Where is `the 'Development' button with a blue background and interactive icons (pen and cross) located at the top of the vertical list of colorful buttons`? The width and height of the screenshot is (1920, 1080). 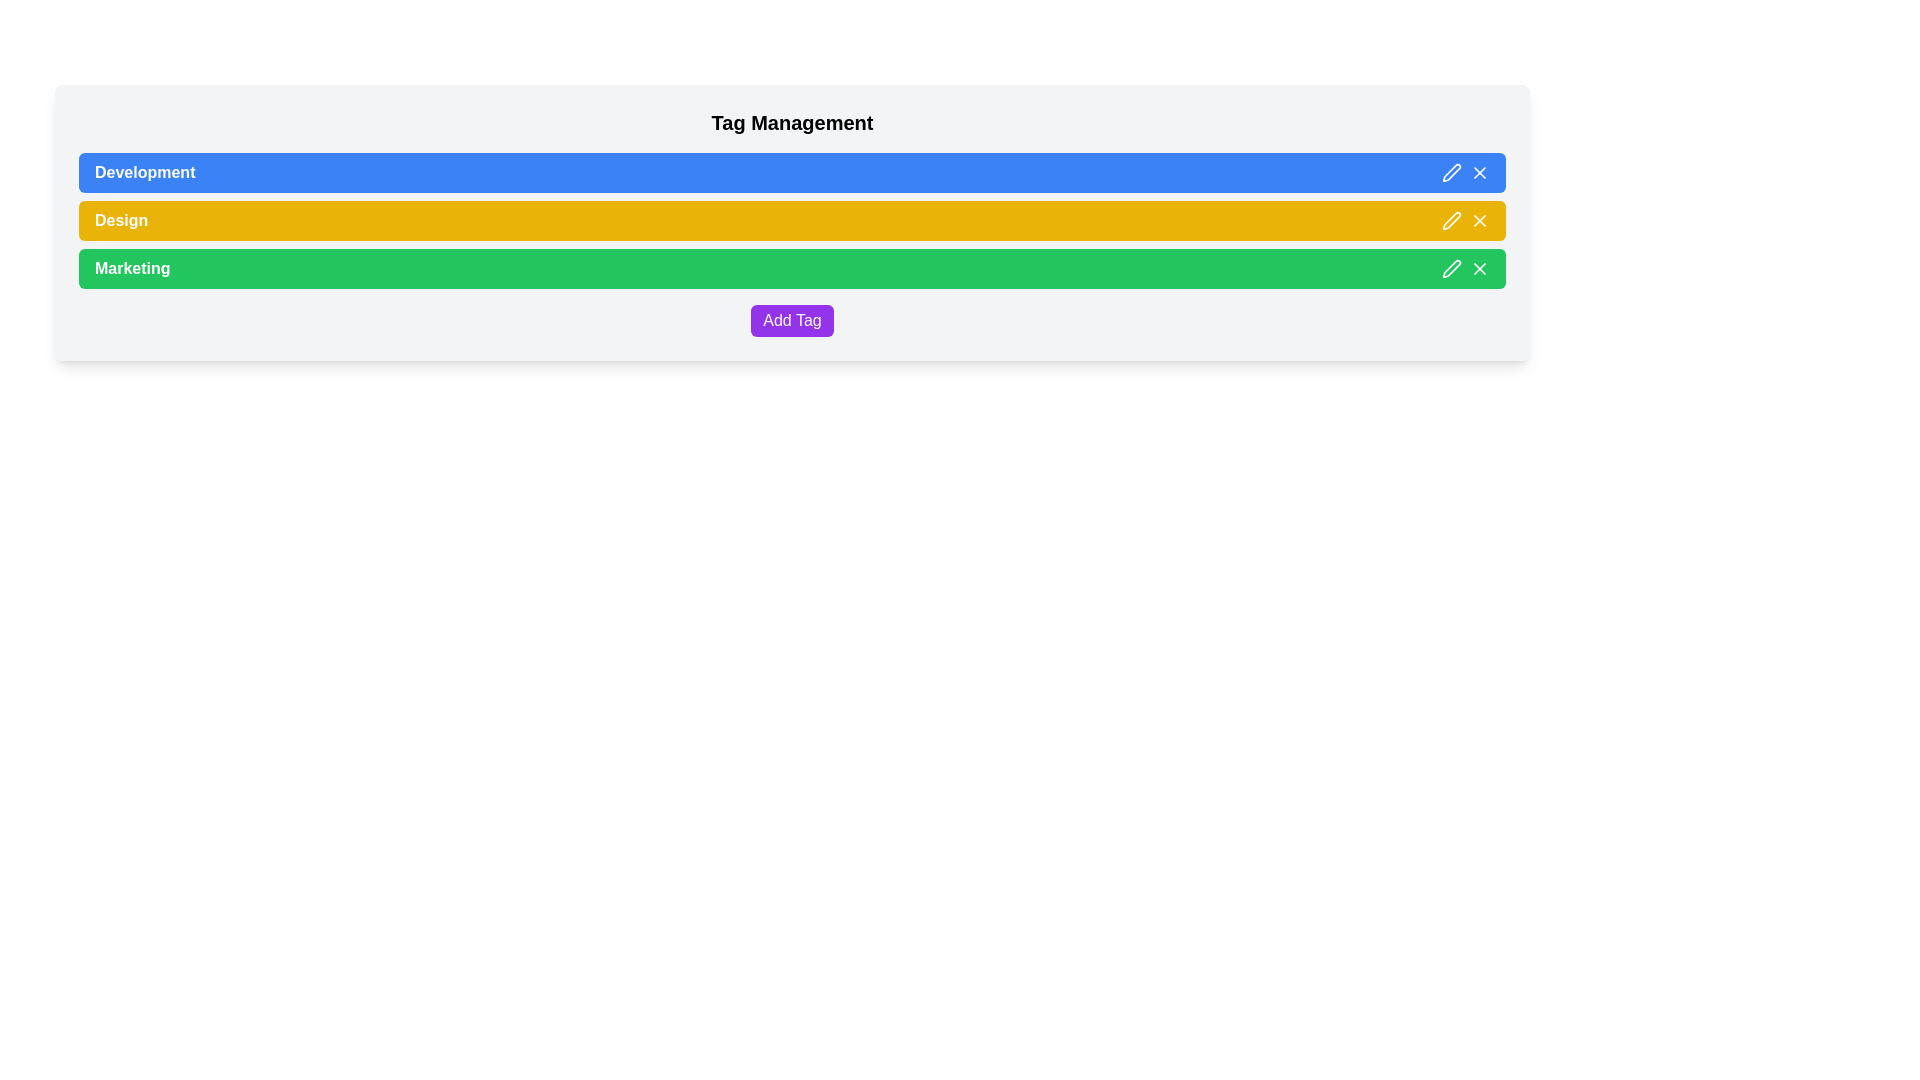
the 'Development' button with a blue background and interactive icons (pen and cross) located at the top of the vertical list of colorful buttons is located at coordinates (791, 172).